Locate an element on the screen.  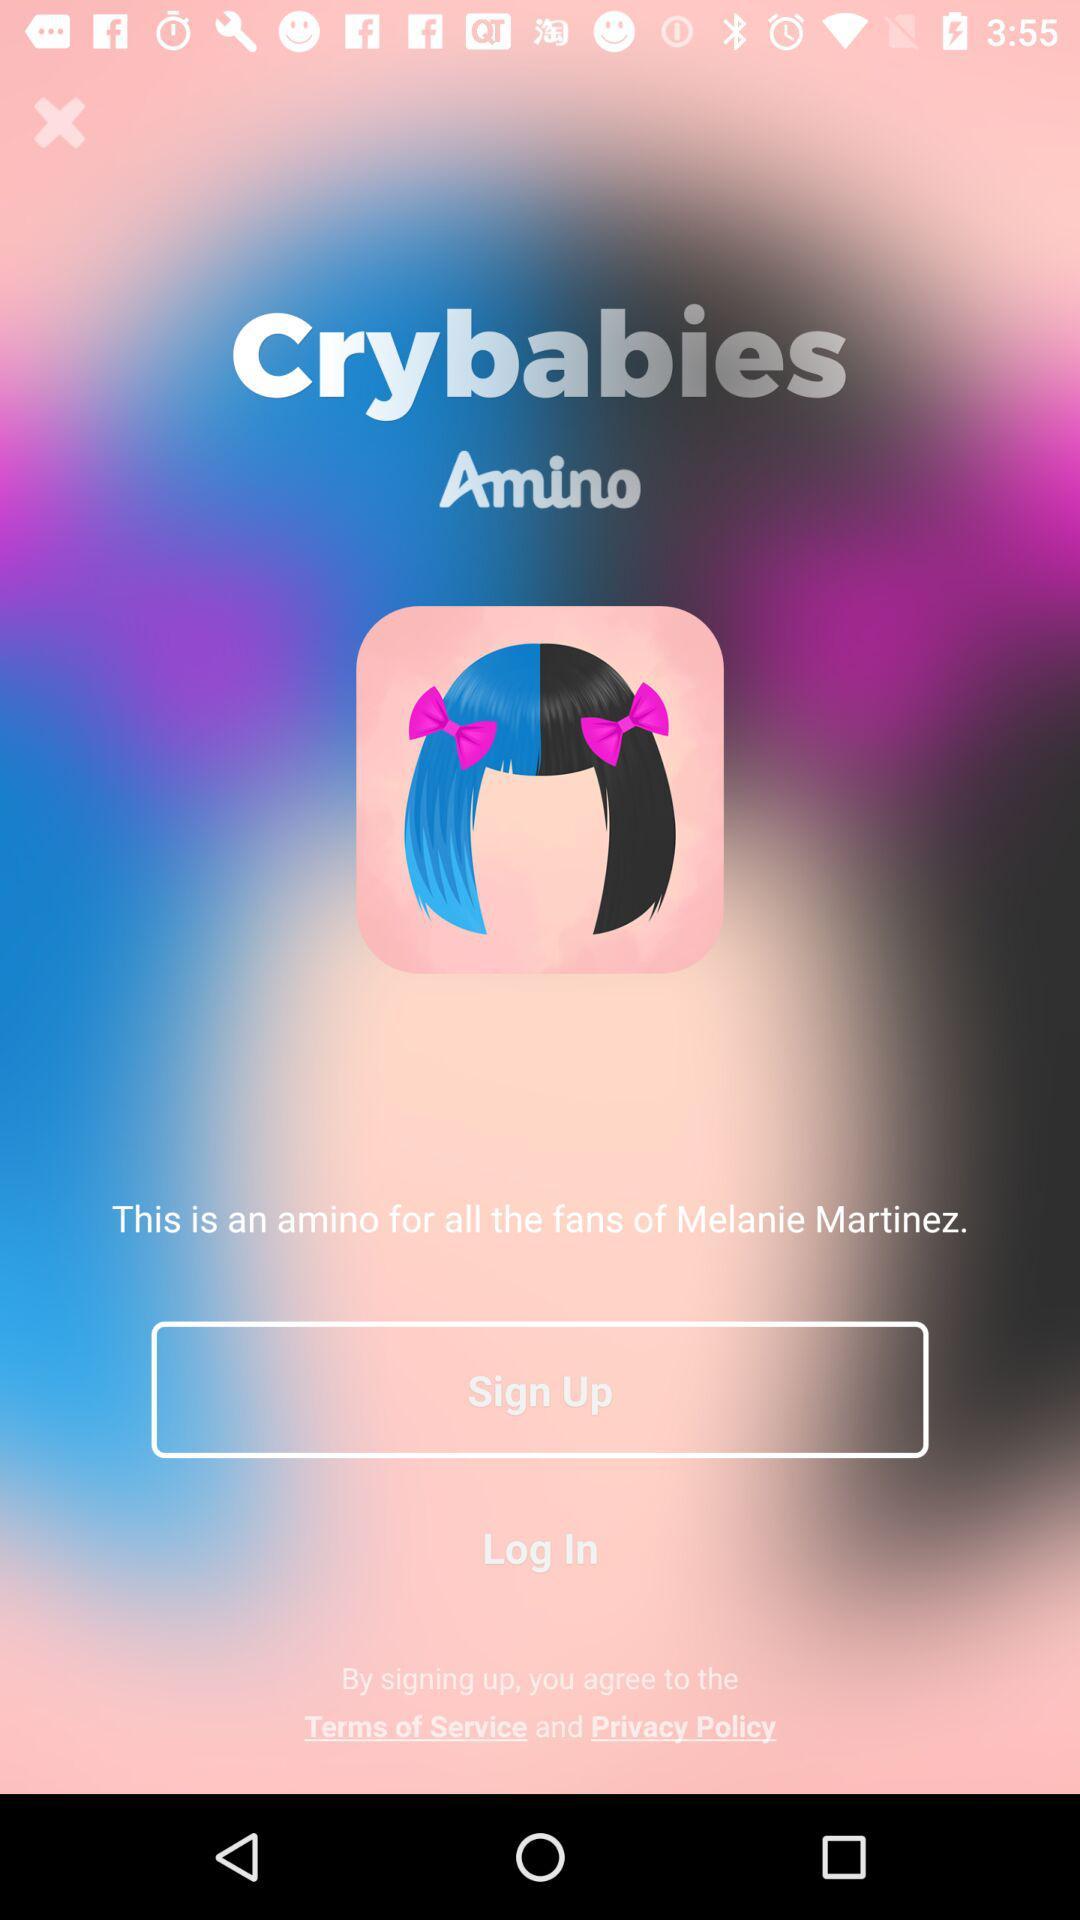
the terms of service icon is located at coordinates (540, 1724).